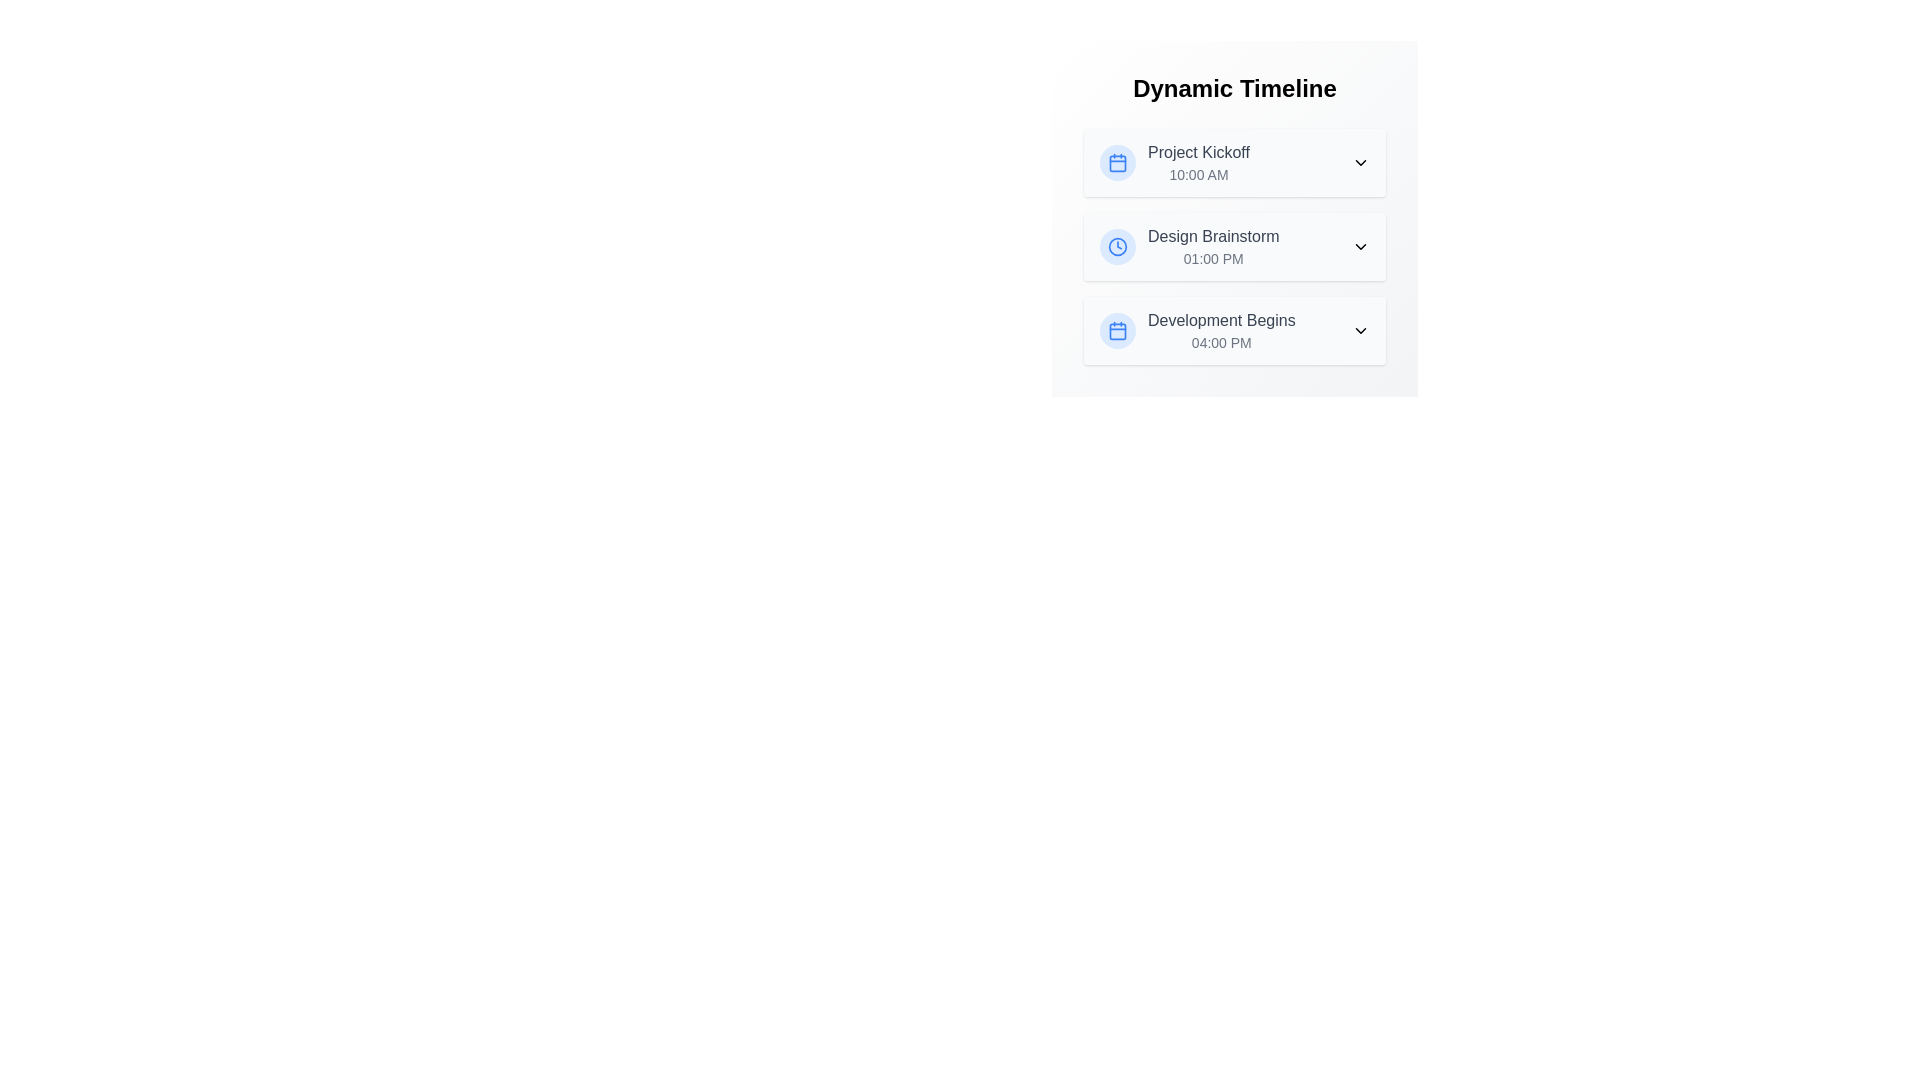 This screenshot has height=1080, width=1920. I want to click on heading text 'Dynamic Timeline' displayed in bold, large-sized font, located at the top of the timeline component, centered above the entries for 'Project Kickoff', 'Design Brainstorm', and 'Development Begins', so click(1233, 87).